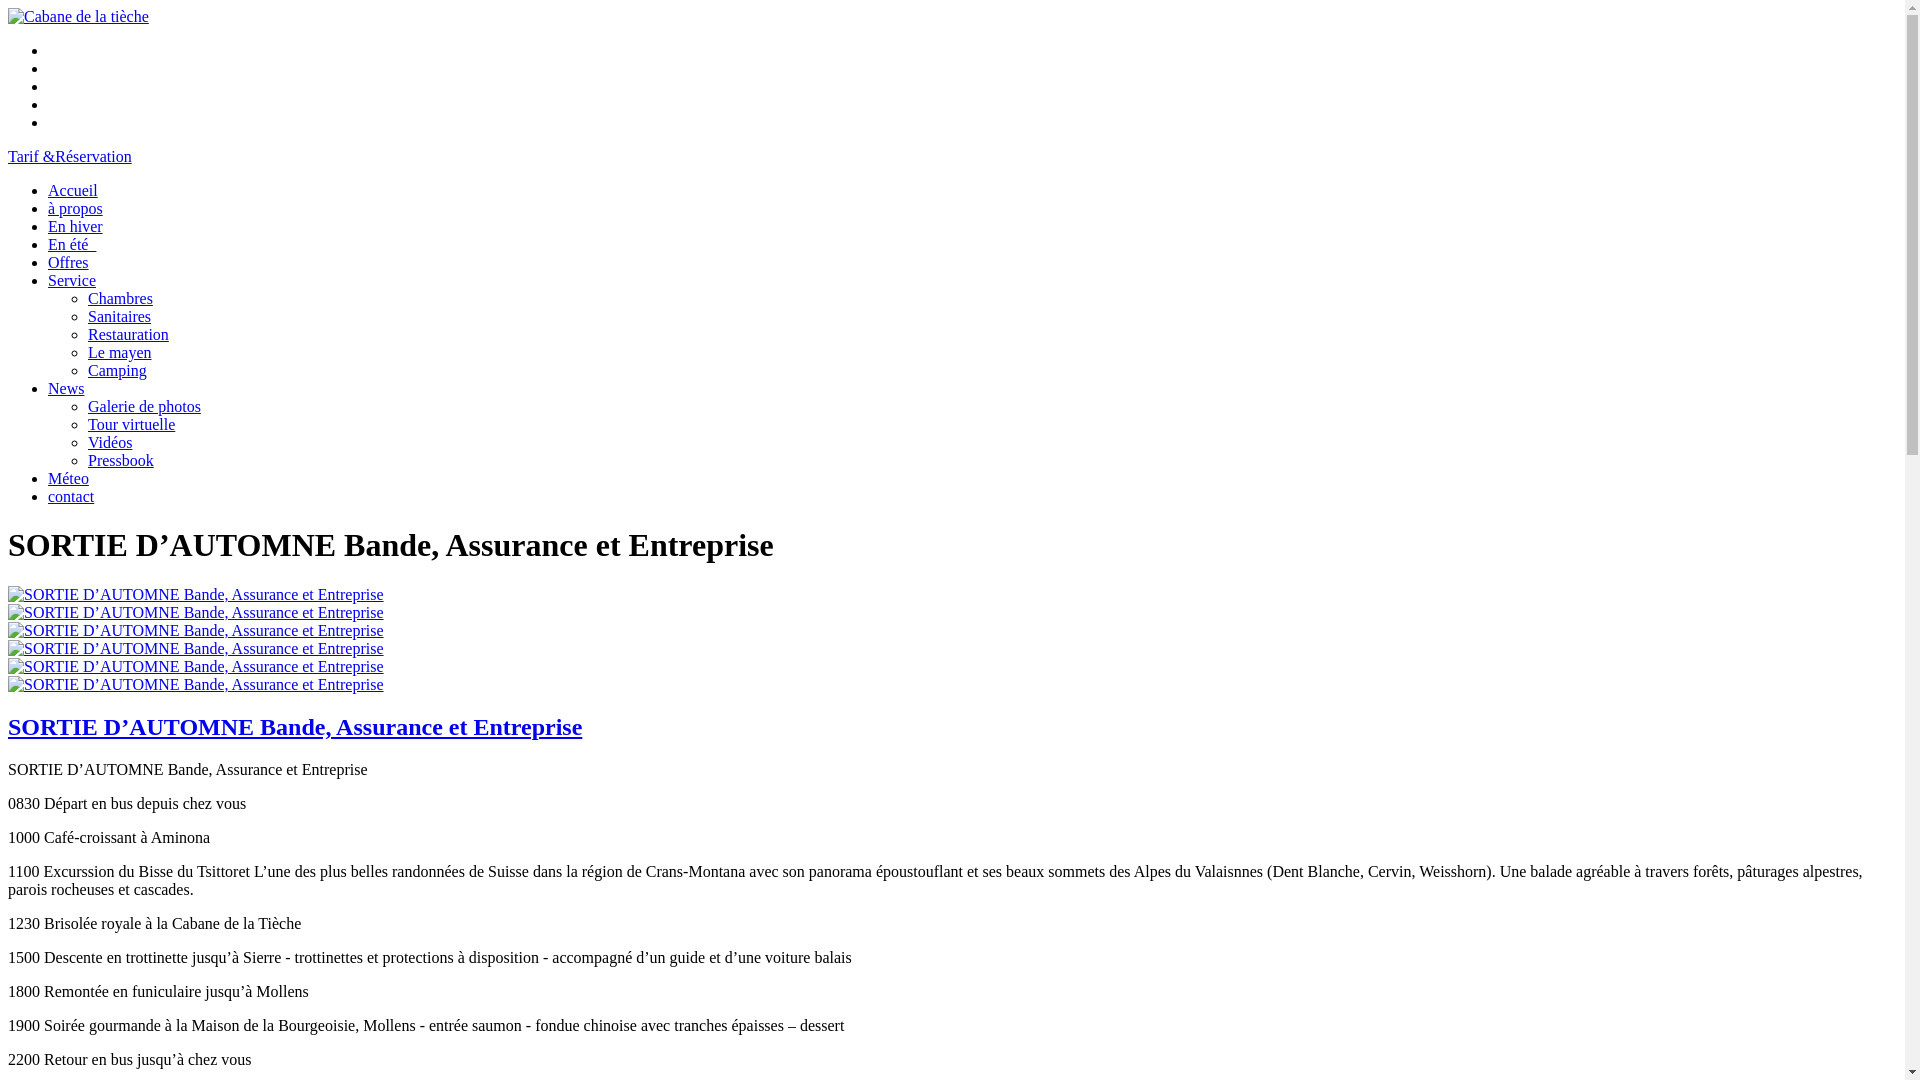  What do you see at coordinates (118, 315) in the screenshot?
I see `'Sanitaires'` at bounding box center [118, 315].